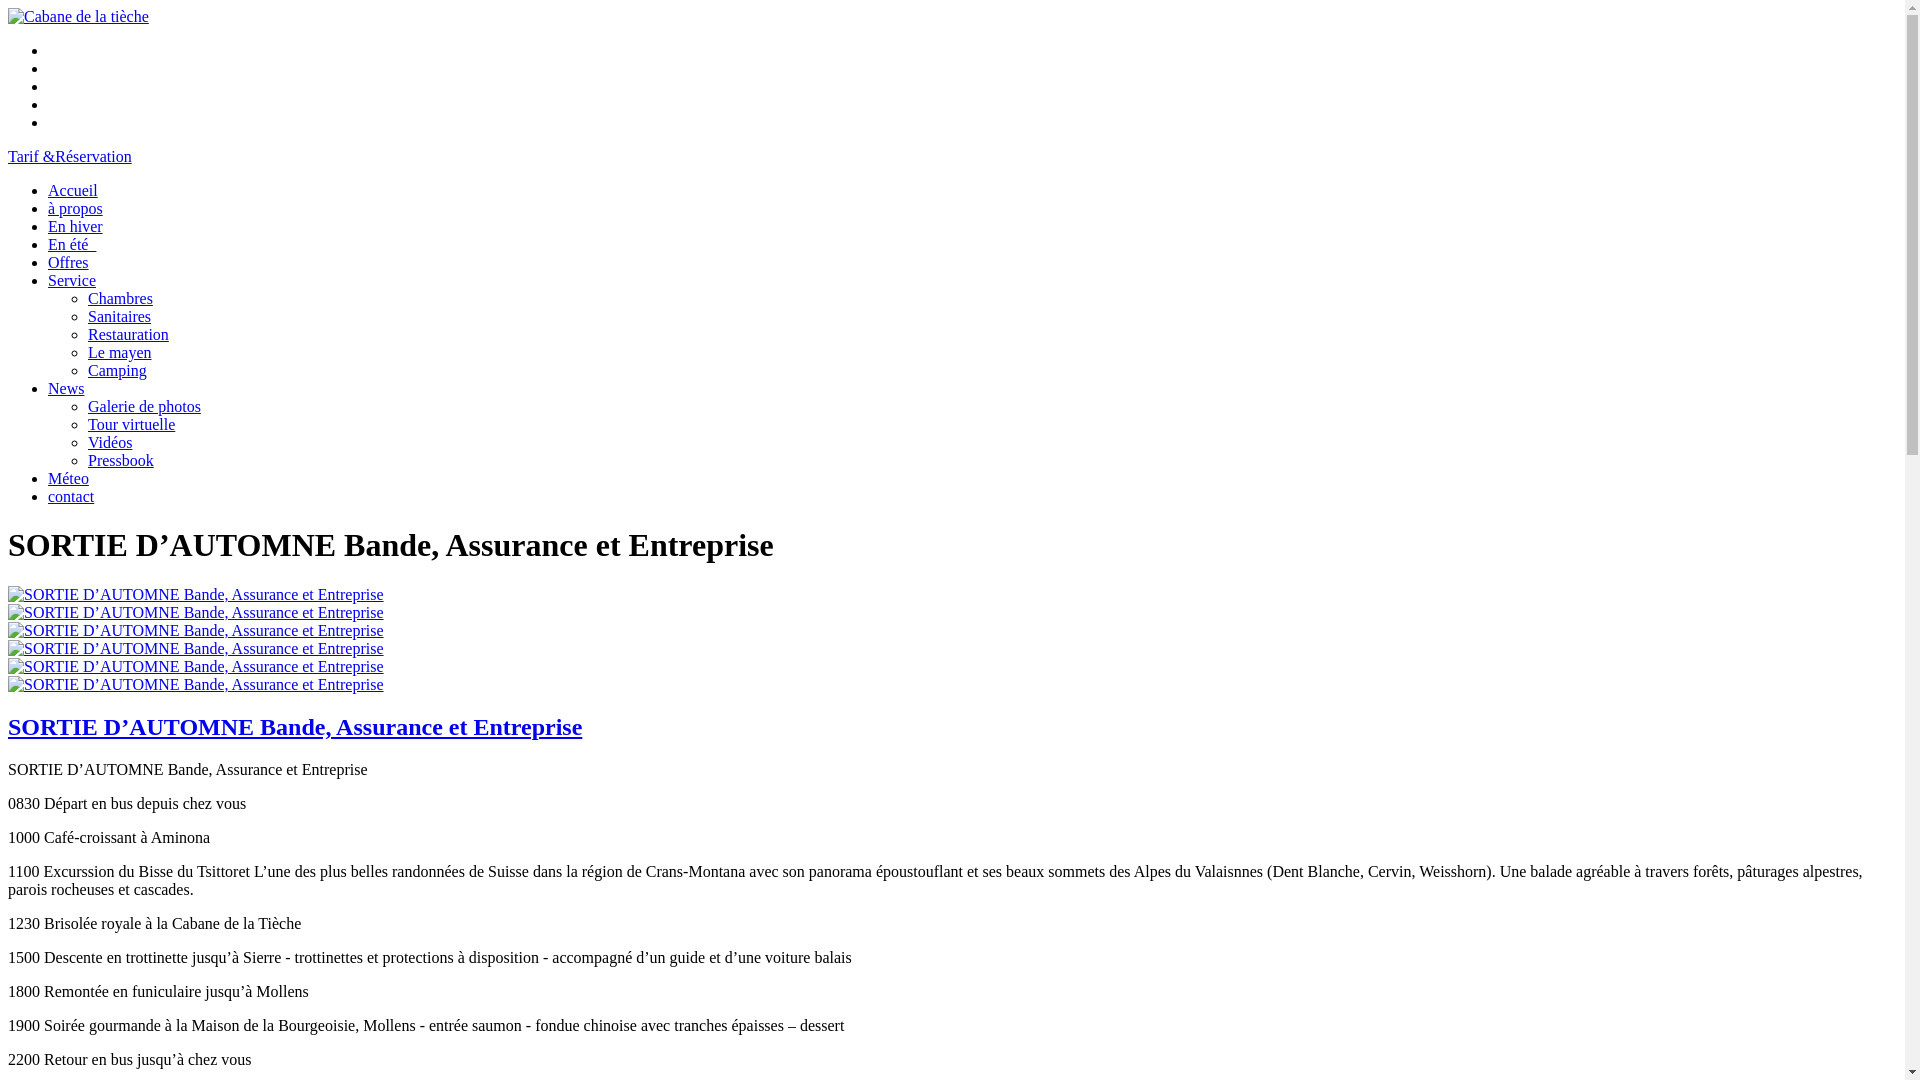  What do you see at coordinates (118, 315) in the screenshot?
I see `'Sanitaires'` at bounding box center [118, 315].